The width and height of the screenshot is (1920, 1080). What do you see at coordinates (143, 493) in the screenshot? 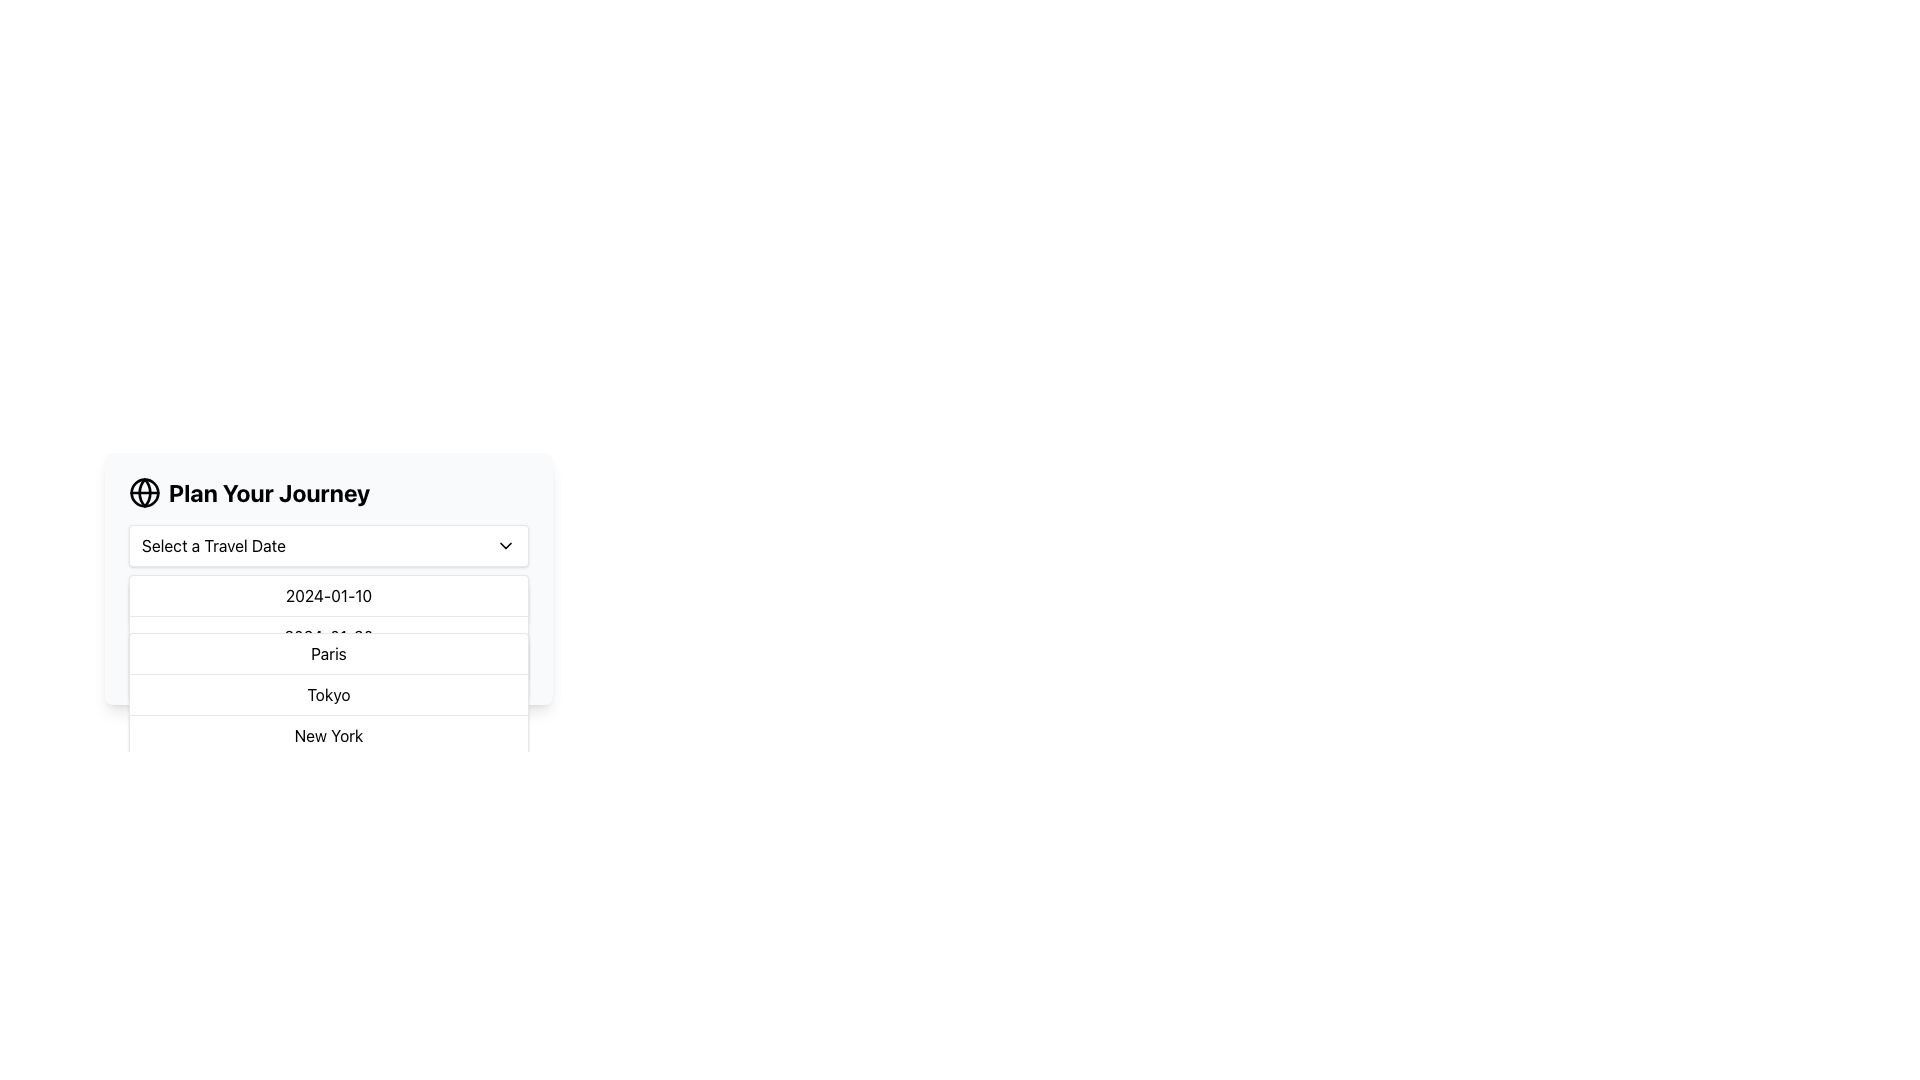
I see `the decorative icon representing global travel planning, located to the left of the text 'Plan Your Journey'` at bounding box center [143, 493].